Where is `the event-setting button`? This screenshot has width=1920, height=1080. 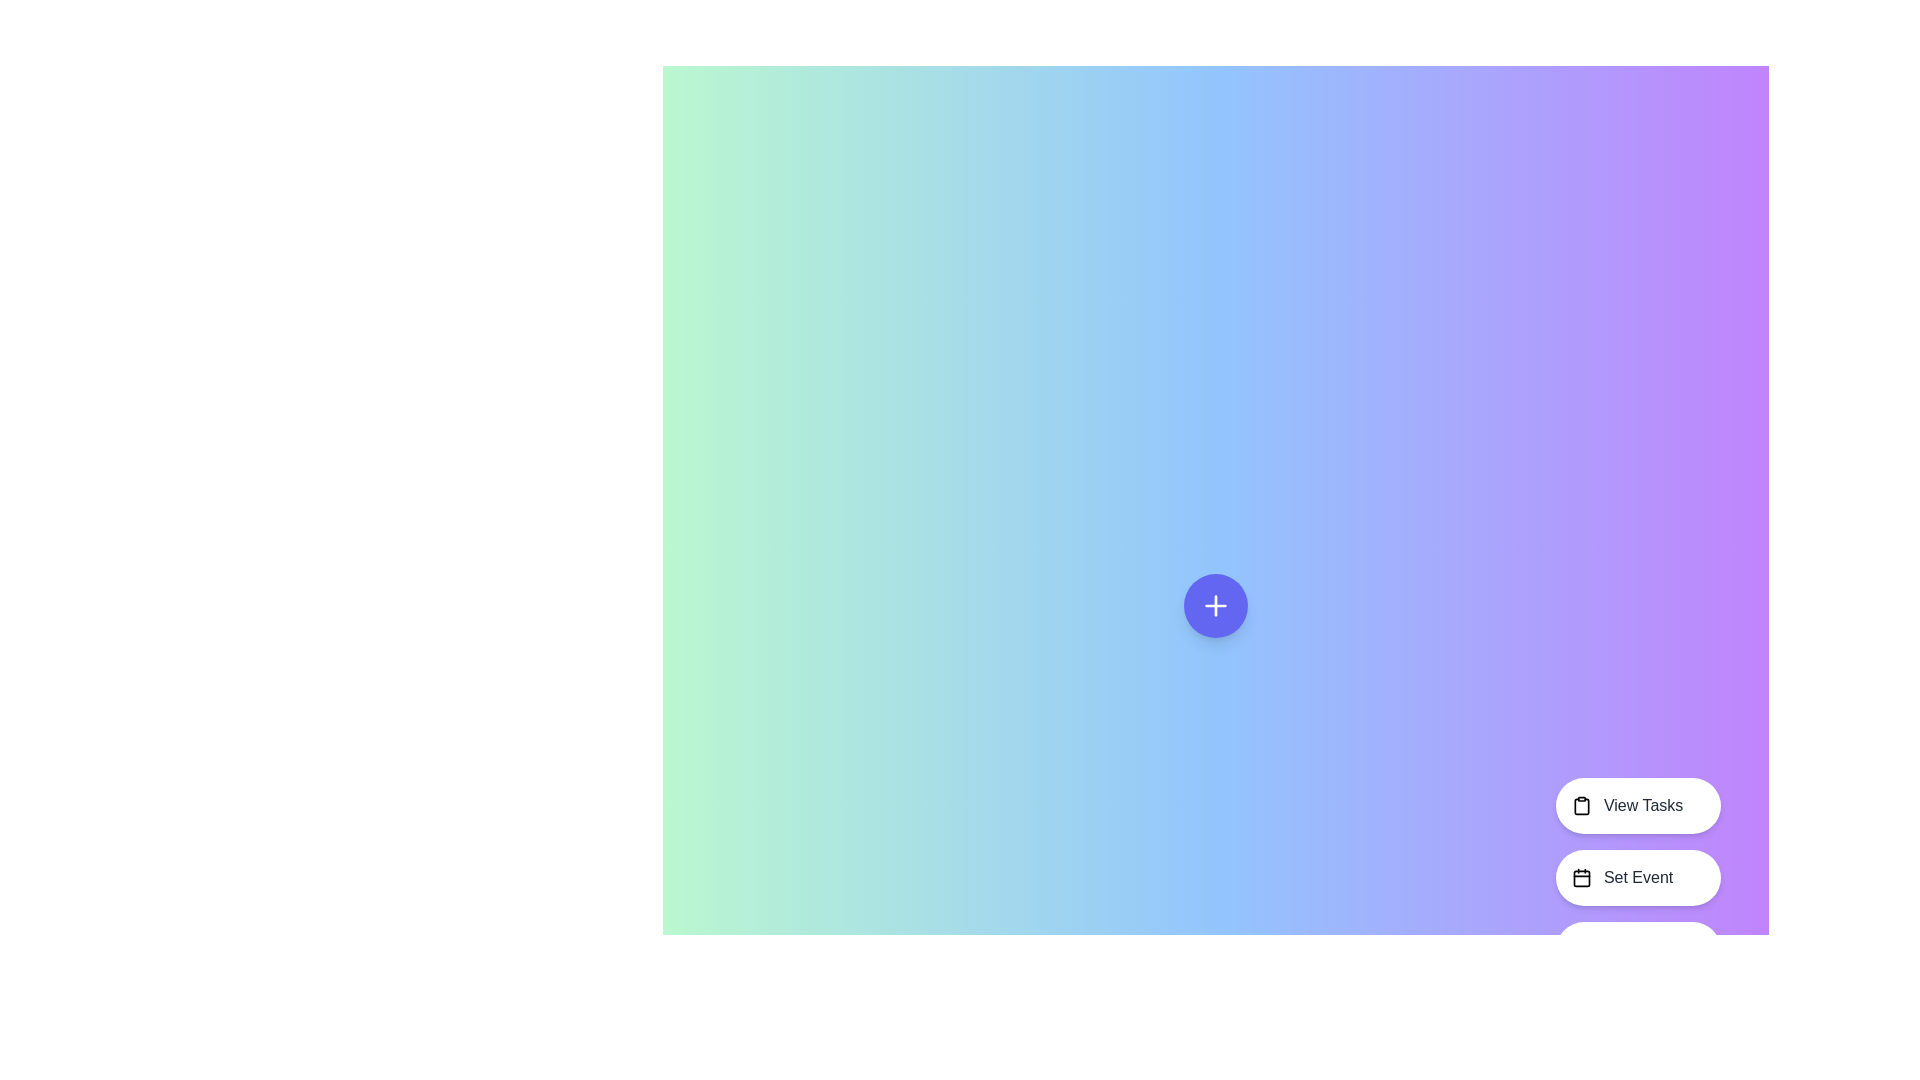 the event-setting button is located at coordinates (1638, 877).